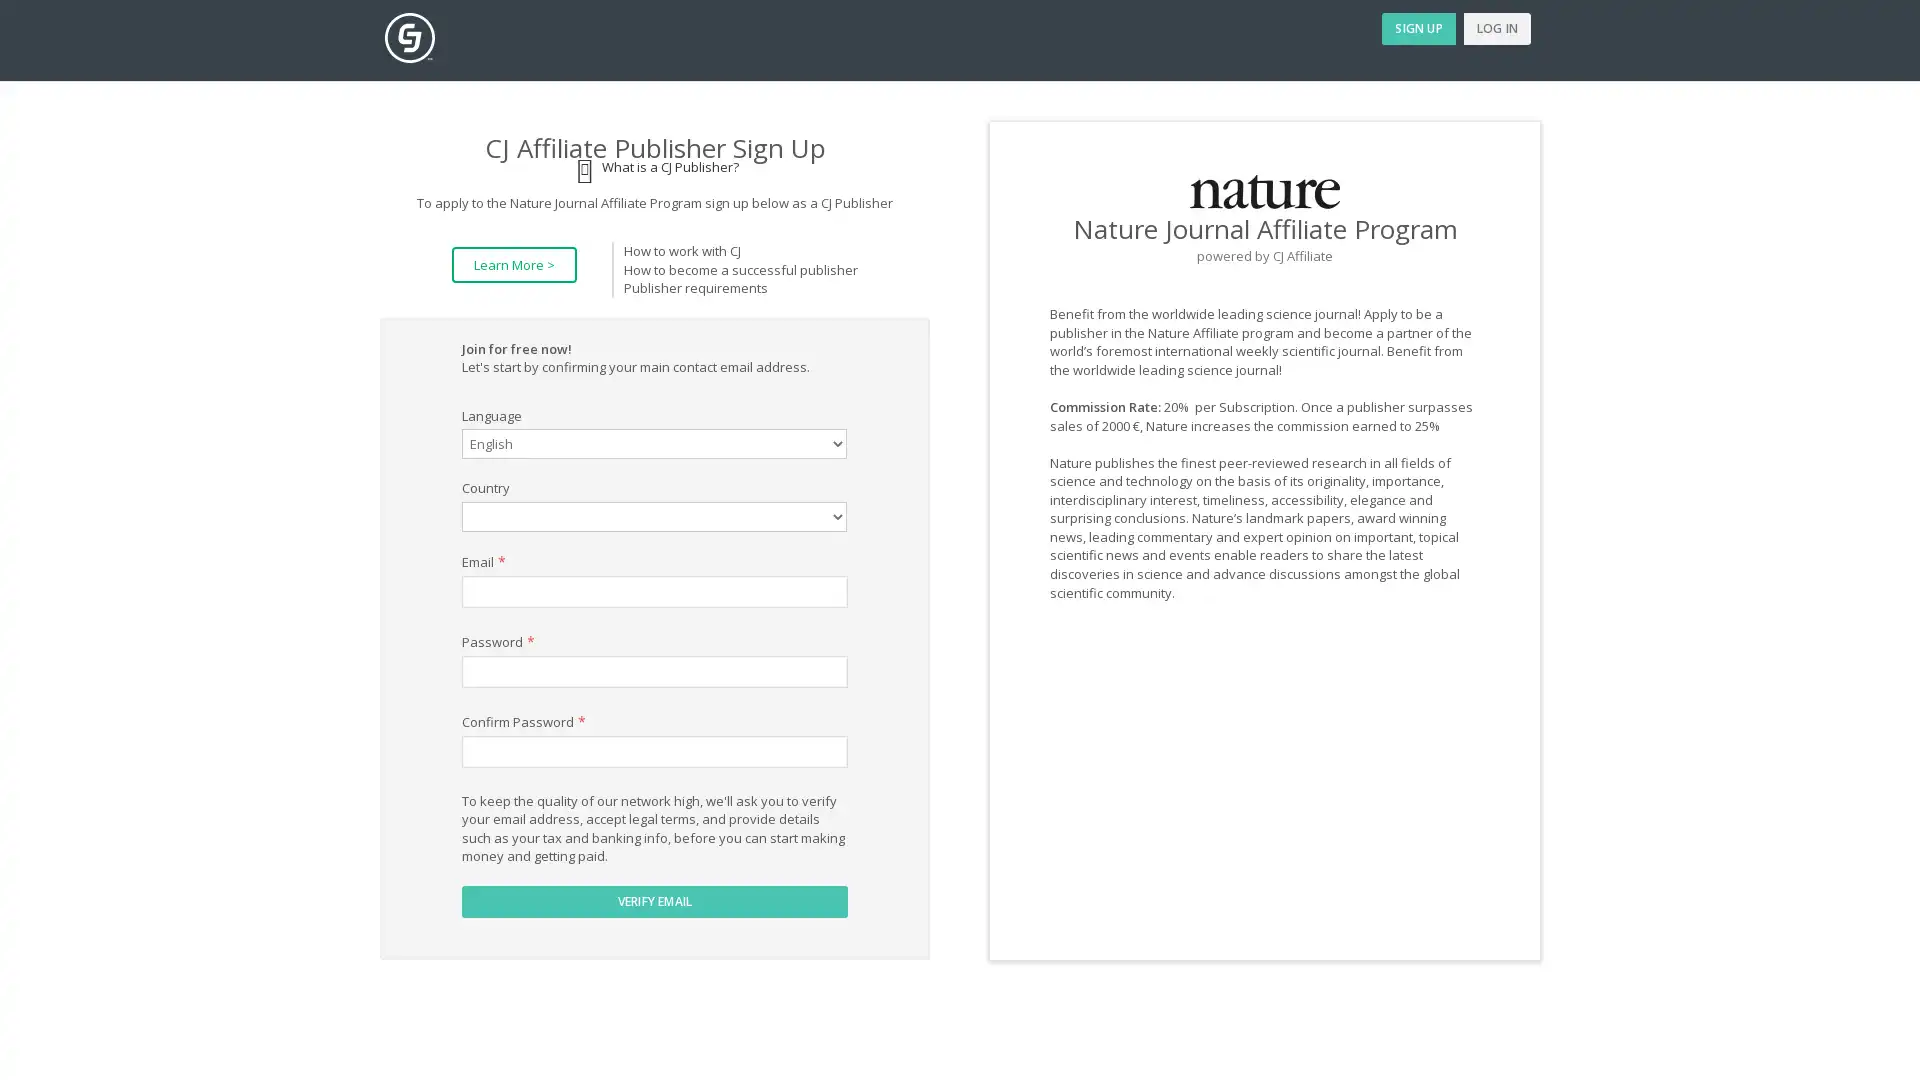  What do you see at coordinates (654, 994) in the screenshot?
I see `VERIFY EMAIL` at bounding box center [654, 994].